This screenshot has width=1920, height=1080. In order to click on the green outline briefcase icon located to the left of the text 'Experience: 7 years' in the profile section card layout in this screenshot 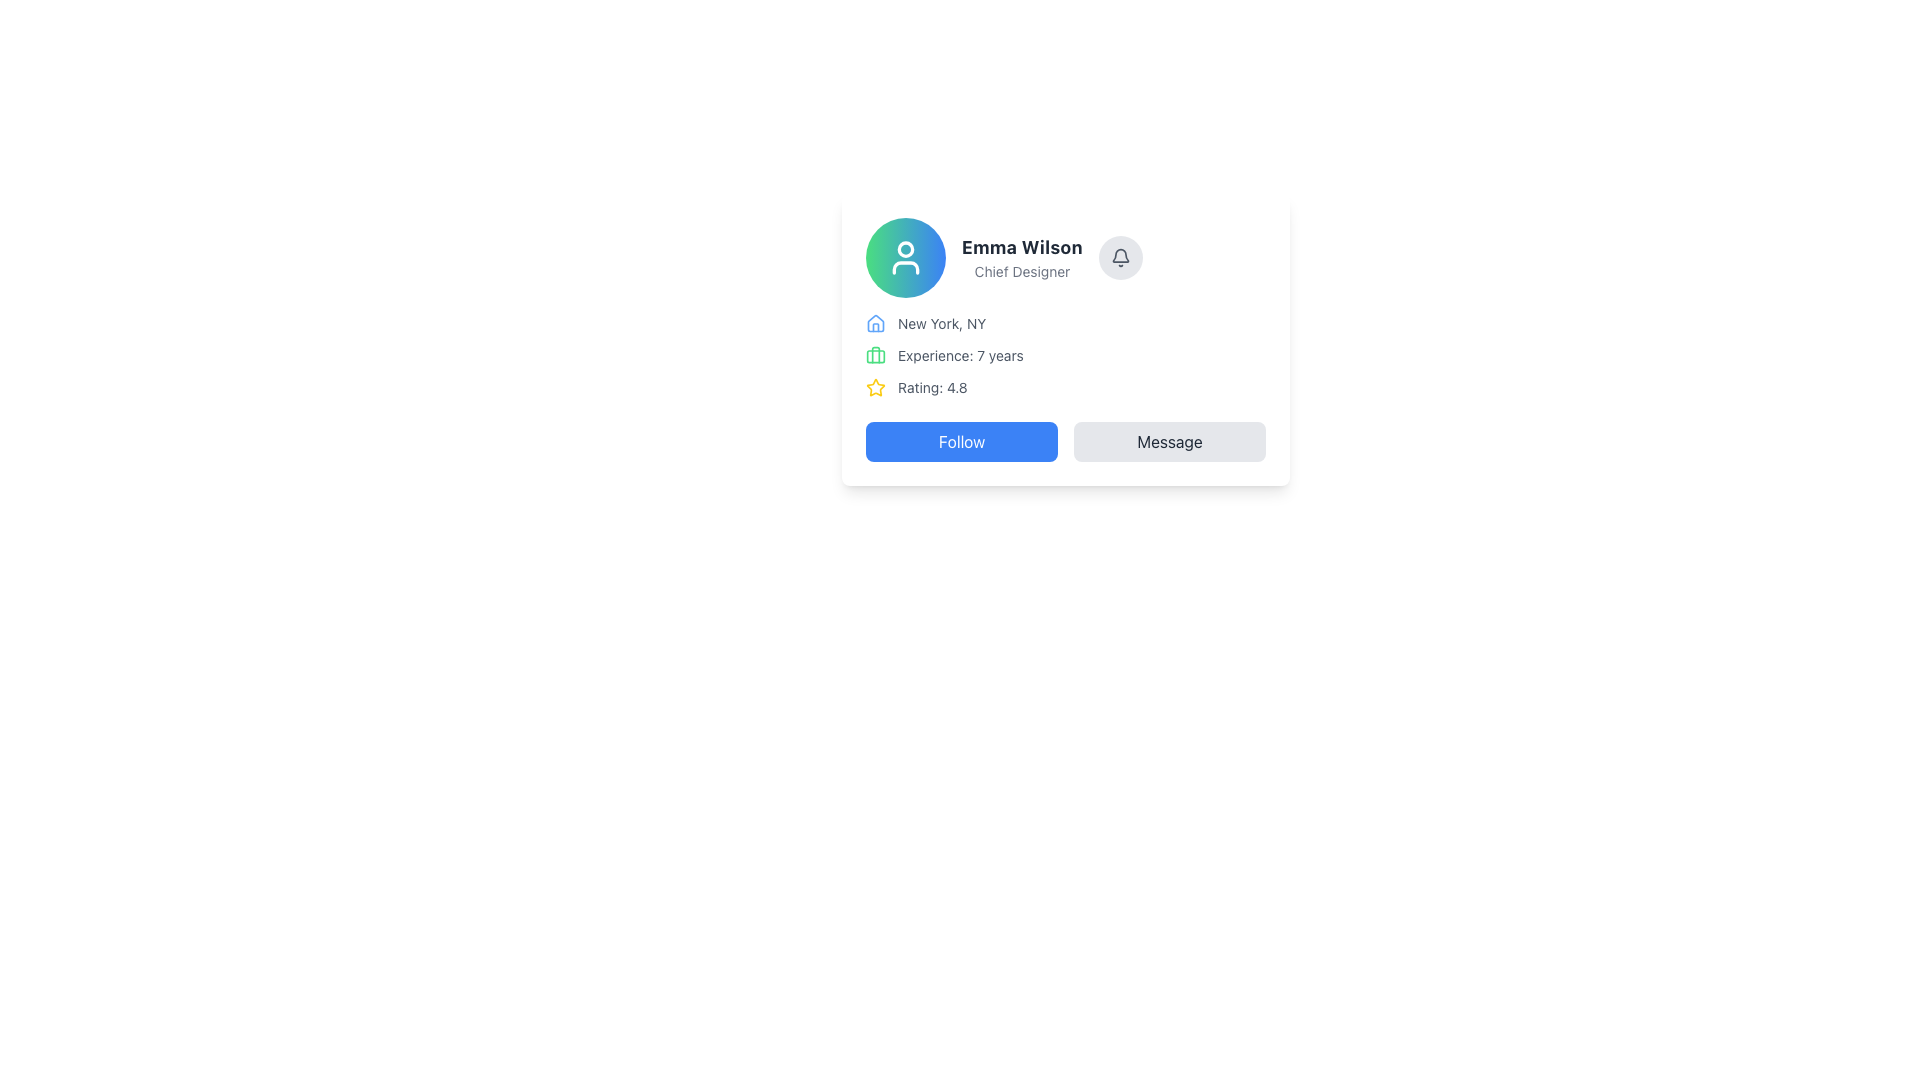, I will do `click(875, 354)`.